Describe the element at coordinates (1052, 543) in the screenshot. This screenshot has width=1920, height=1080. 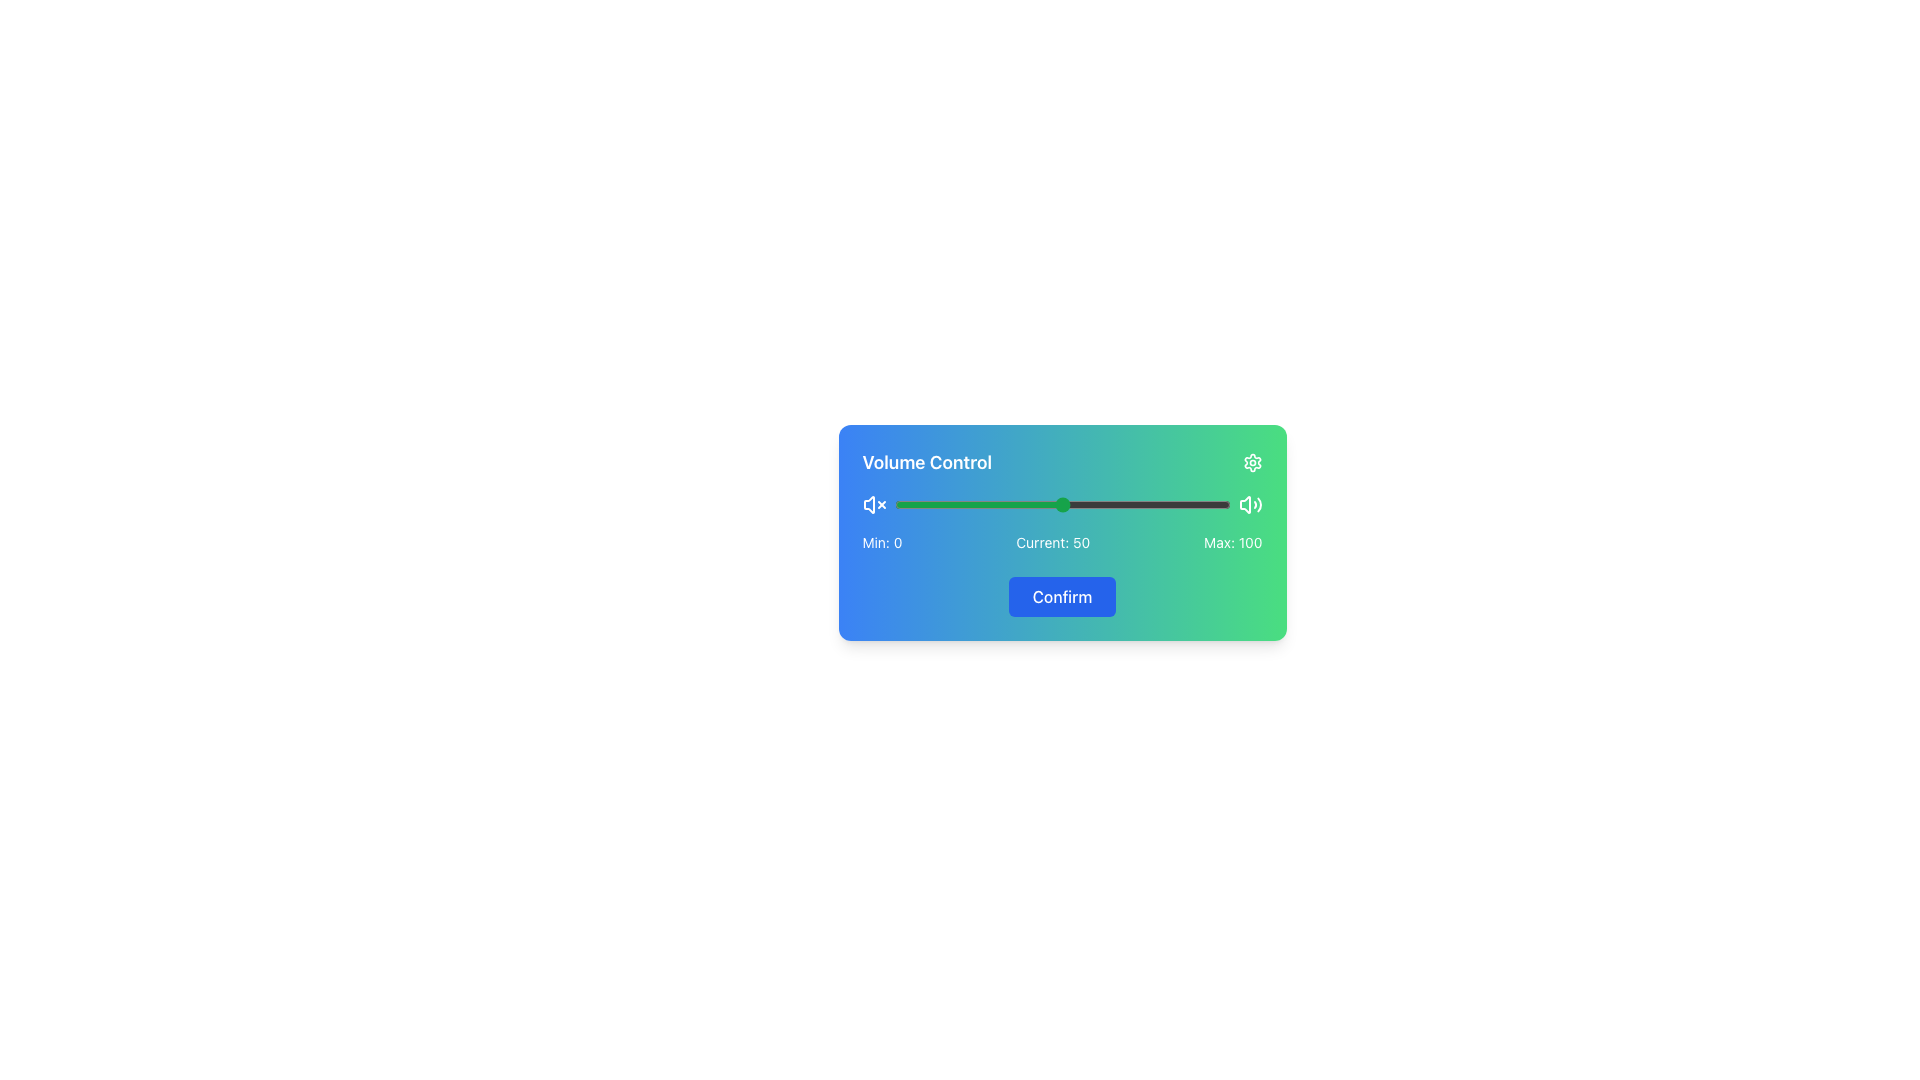
I see `the Text Display that shows the current volume level of 50, located between 'Min: 0' and 'Max: 100' indicators` at that location.